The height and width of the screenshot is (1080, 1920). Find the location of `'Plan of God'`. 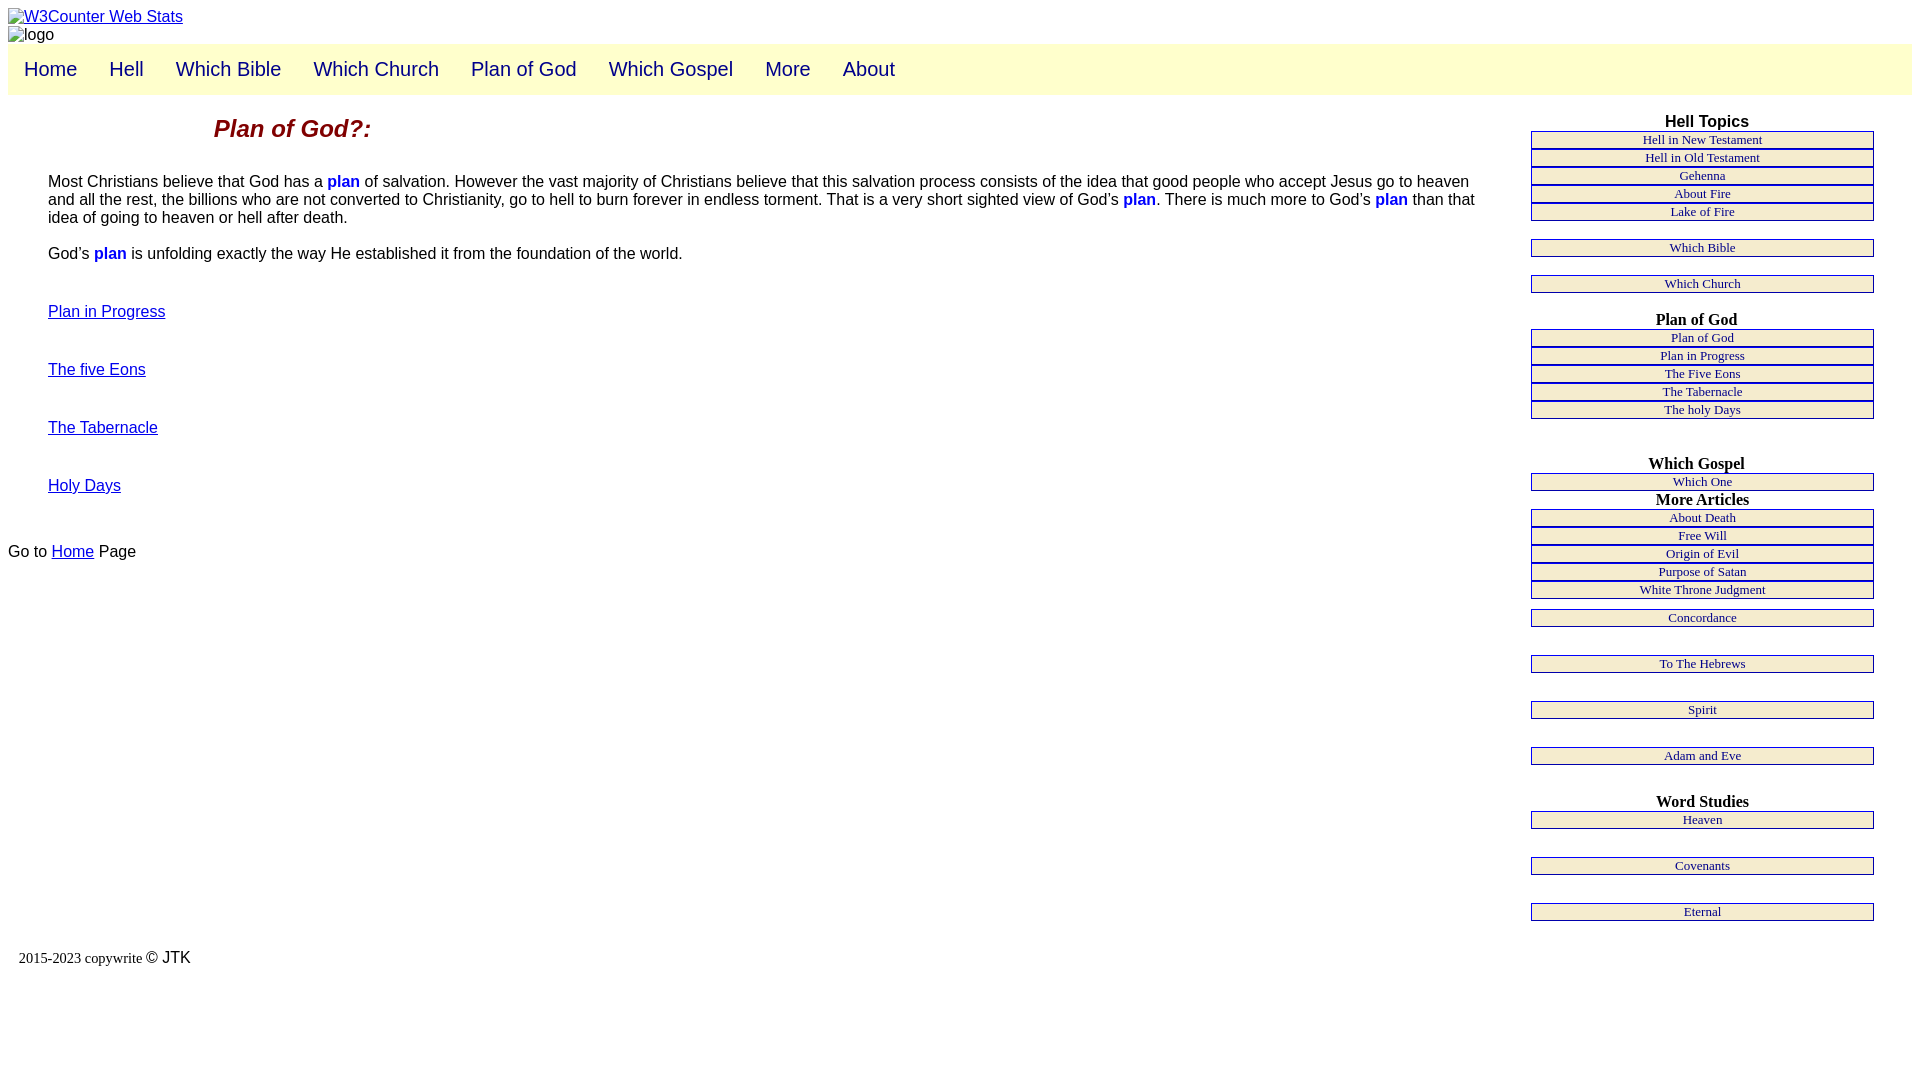

'Plan of God' is located at coordinates (523, 68).